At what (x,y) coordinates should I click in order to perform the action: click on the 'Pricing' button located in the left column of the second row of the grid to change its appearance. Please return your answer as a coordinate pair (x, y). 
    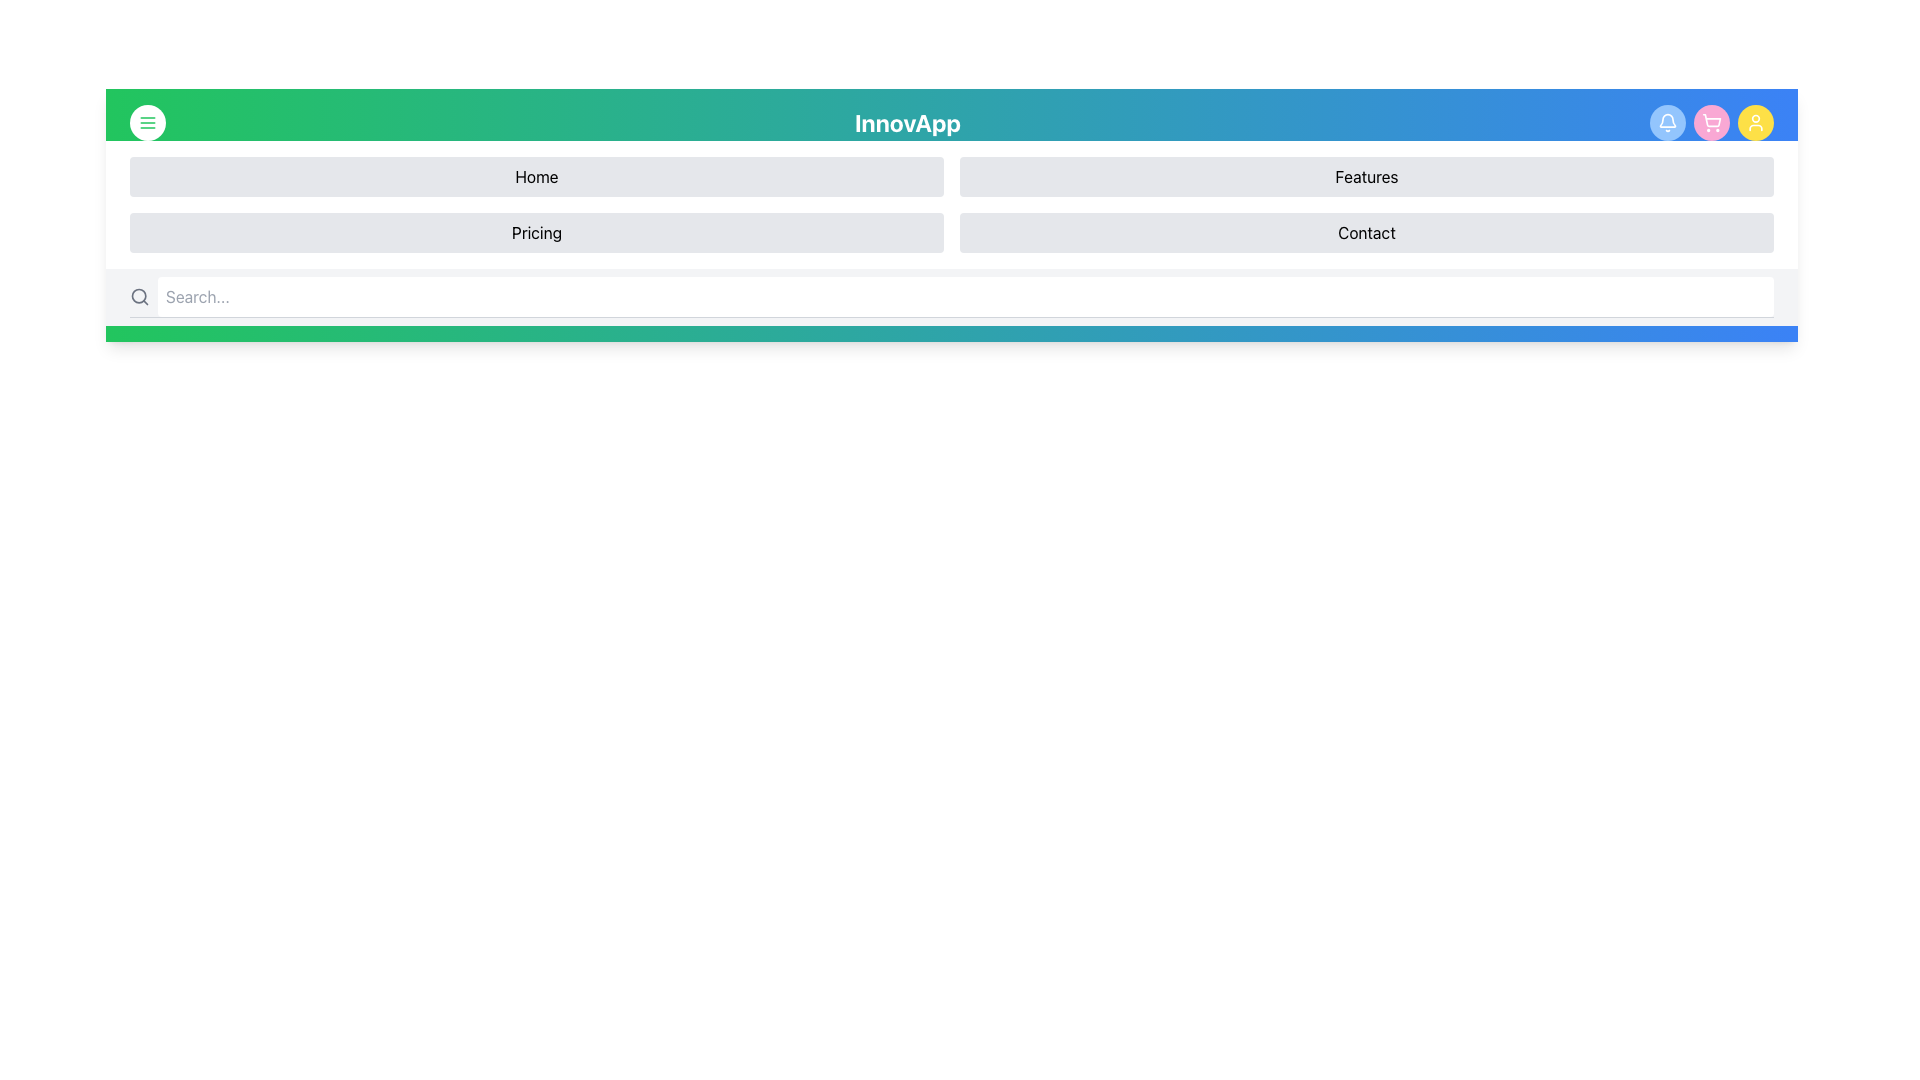
    Looking at the image, I should click on (537, 231).